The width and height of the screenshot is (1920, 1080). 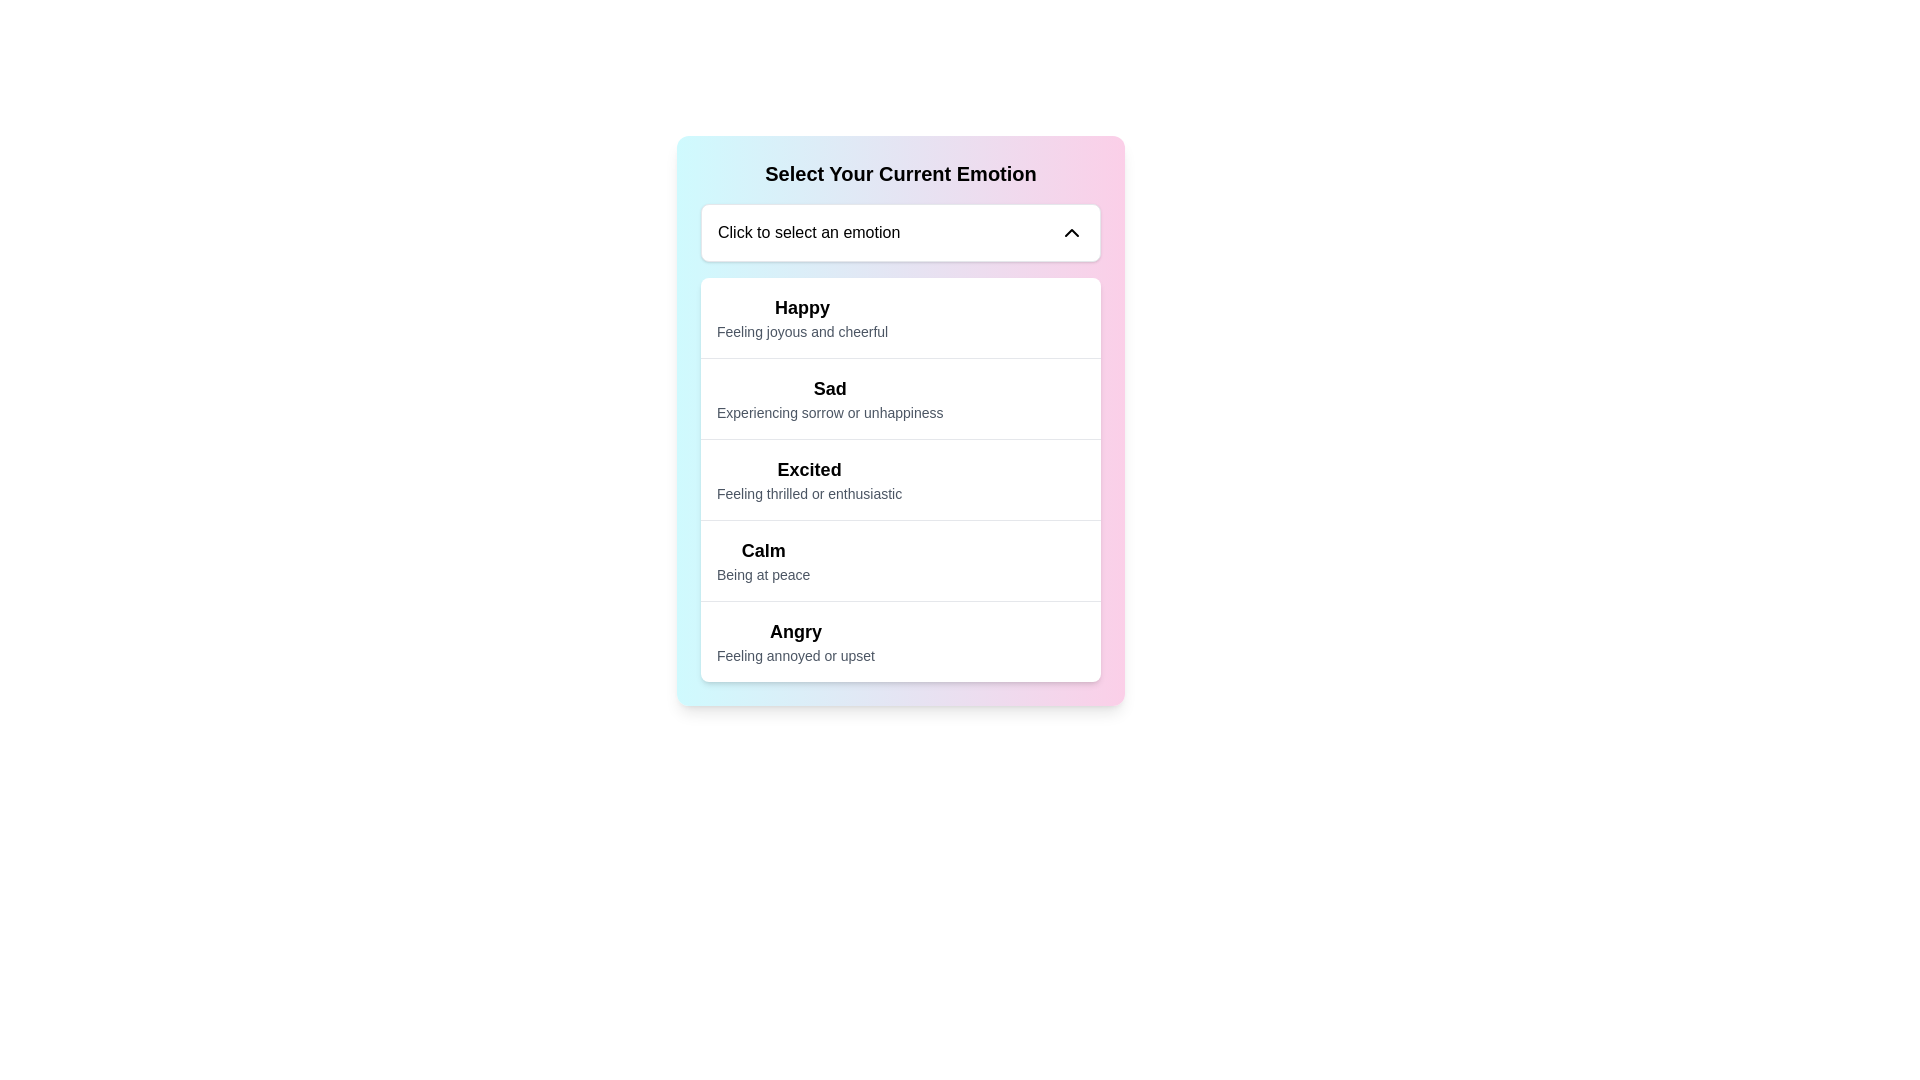 I want to click on the fourth list item labeled 'Calm: Being at peace' in the drop-down menu under 'Select Your Current Emotion', so click(x=762, y=560).